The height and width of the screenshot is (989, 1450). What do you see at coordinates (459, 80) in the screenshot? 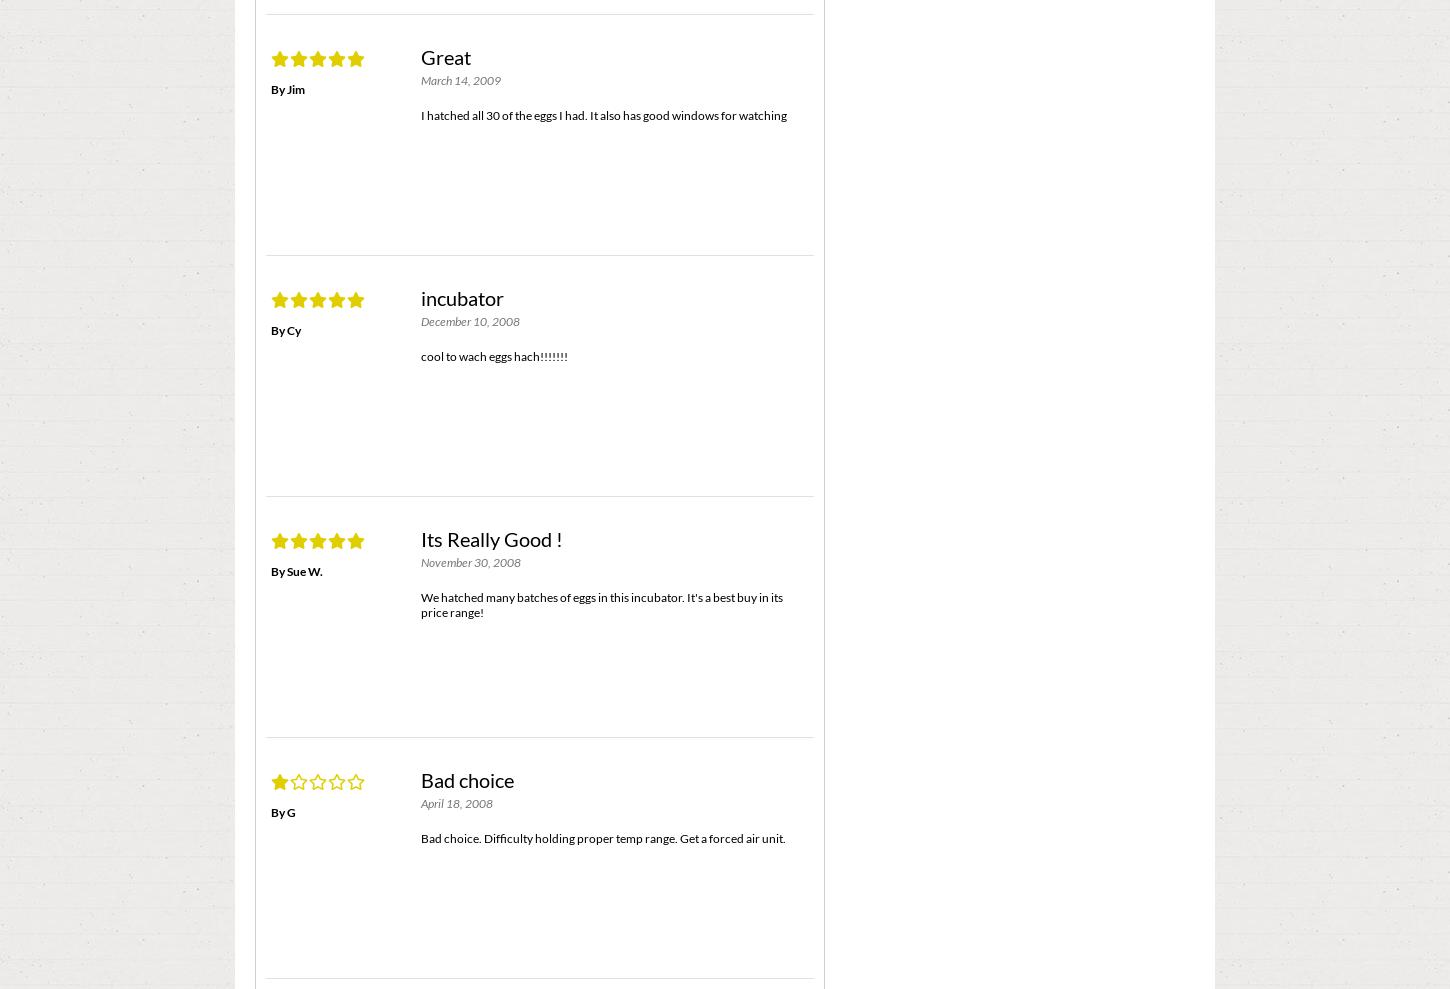
I see `'March 14, 2009'` at bounding box center [459, 80].